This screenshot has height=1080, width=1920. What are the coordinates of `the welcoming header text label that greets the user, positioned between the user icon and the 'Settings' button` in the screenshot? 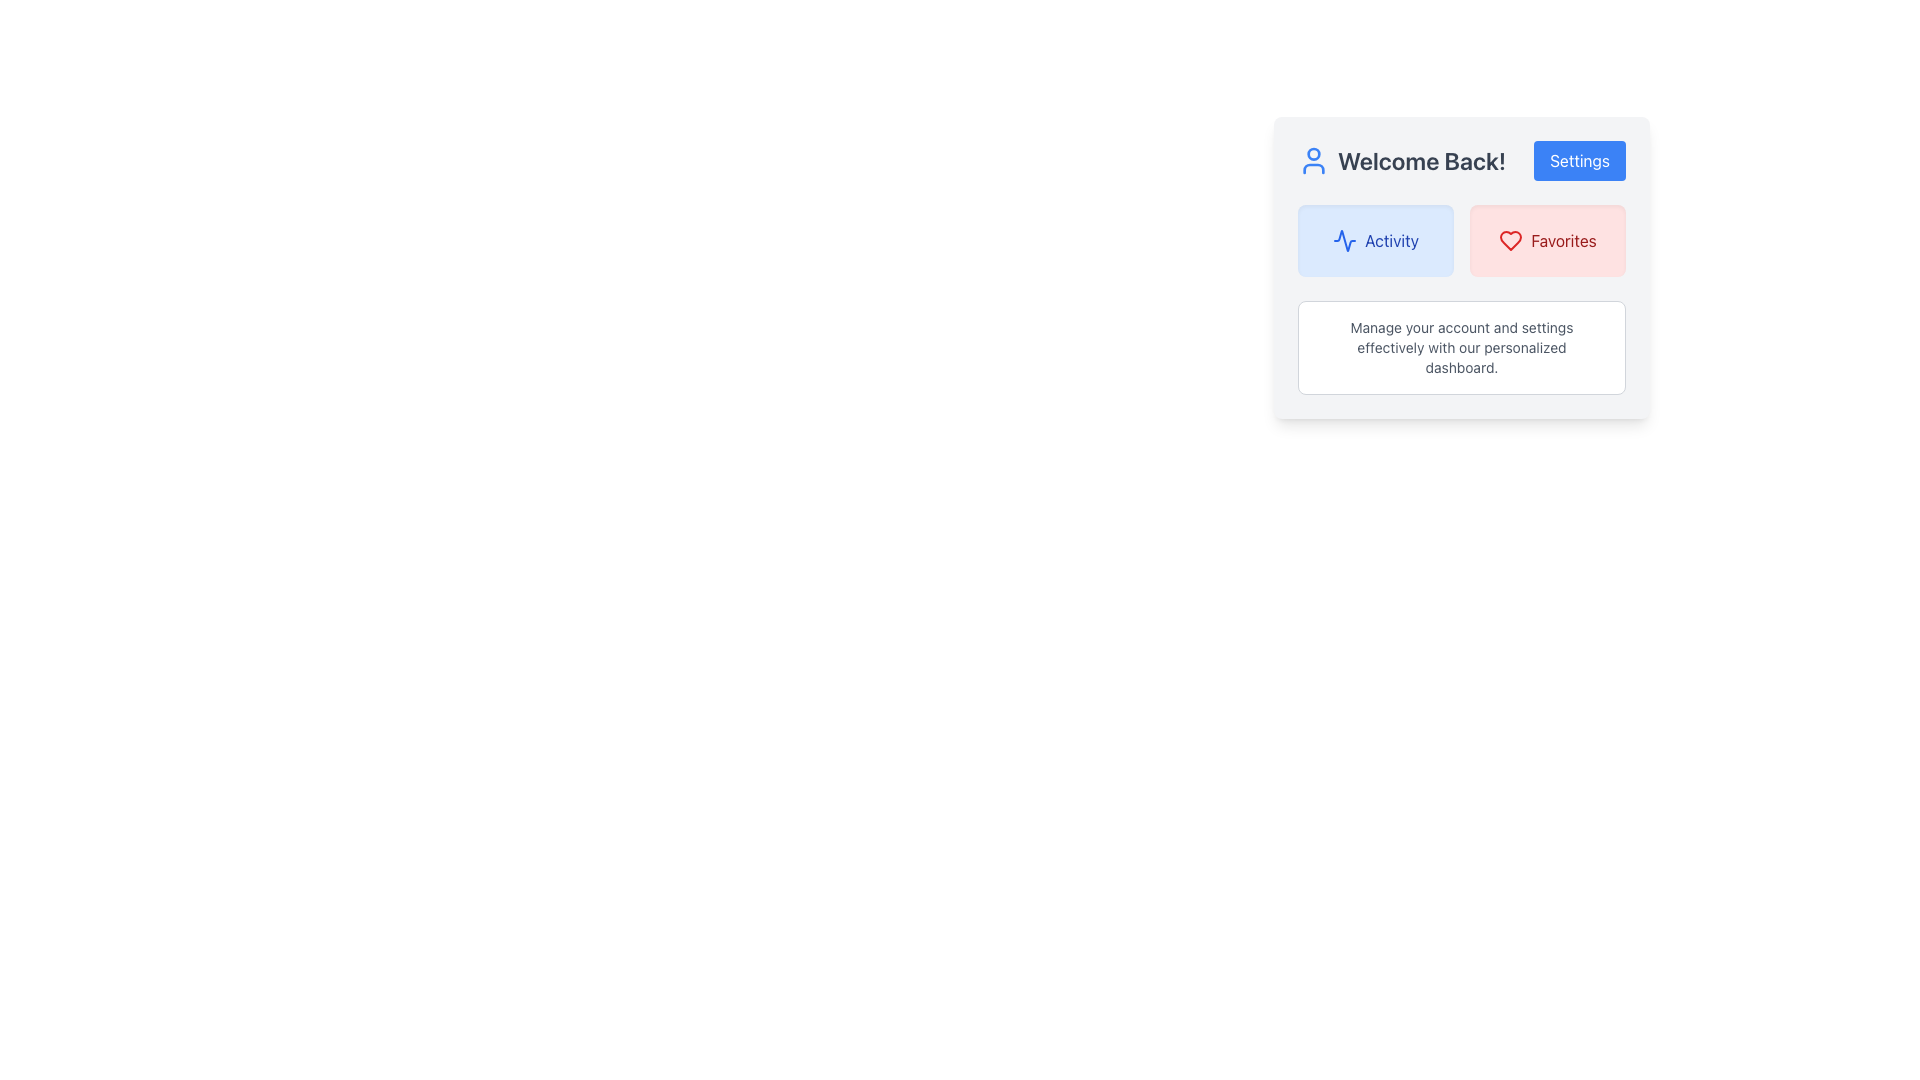 It's located at (1421, 160).